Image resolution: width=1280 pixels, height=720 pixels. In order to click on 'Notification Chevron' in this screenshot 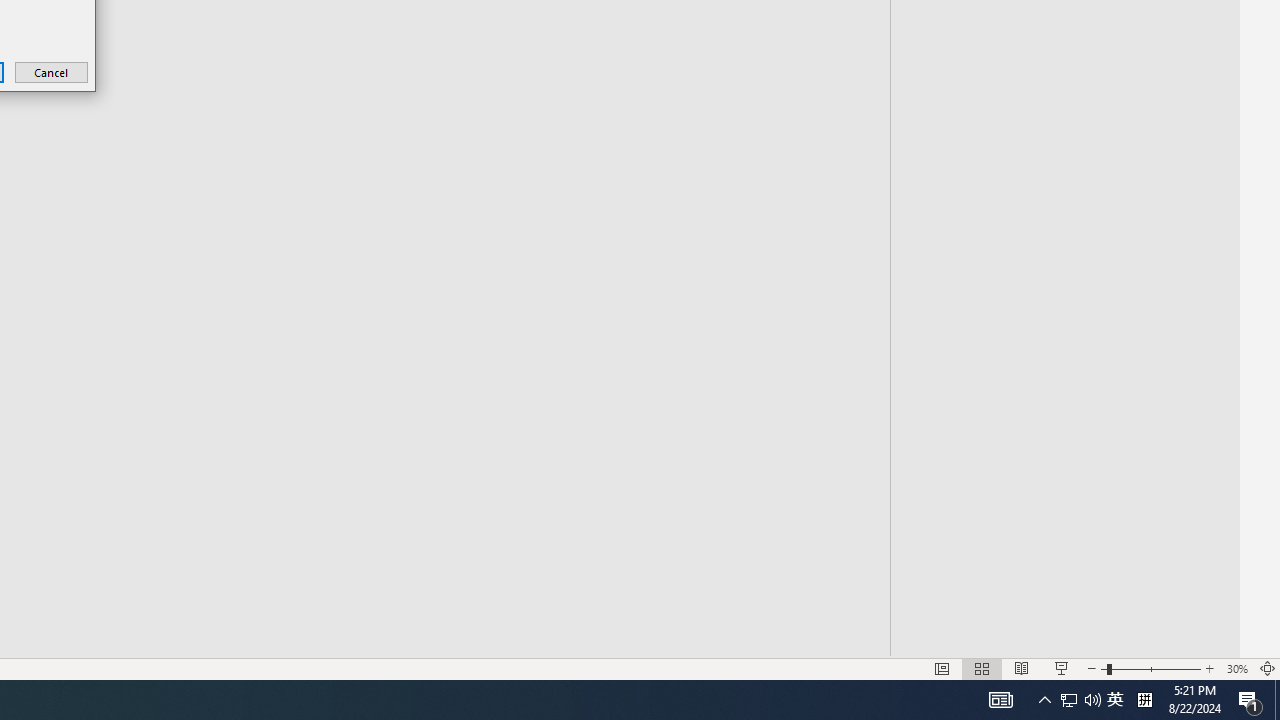, I will do `click(1044, 698)`.